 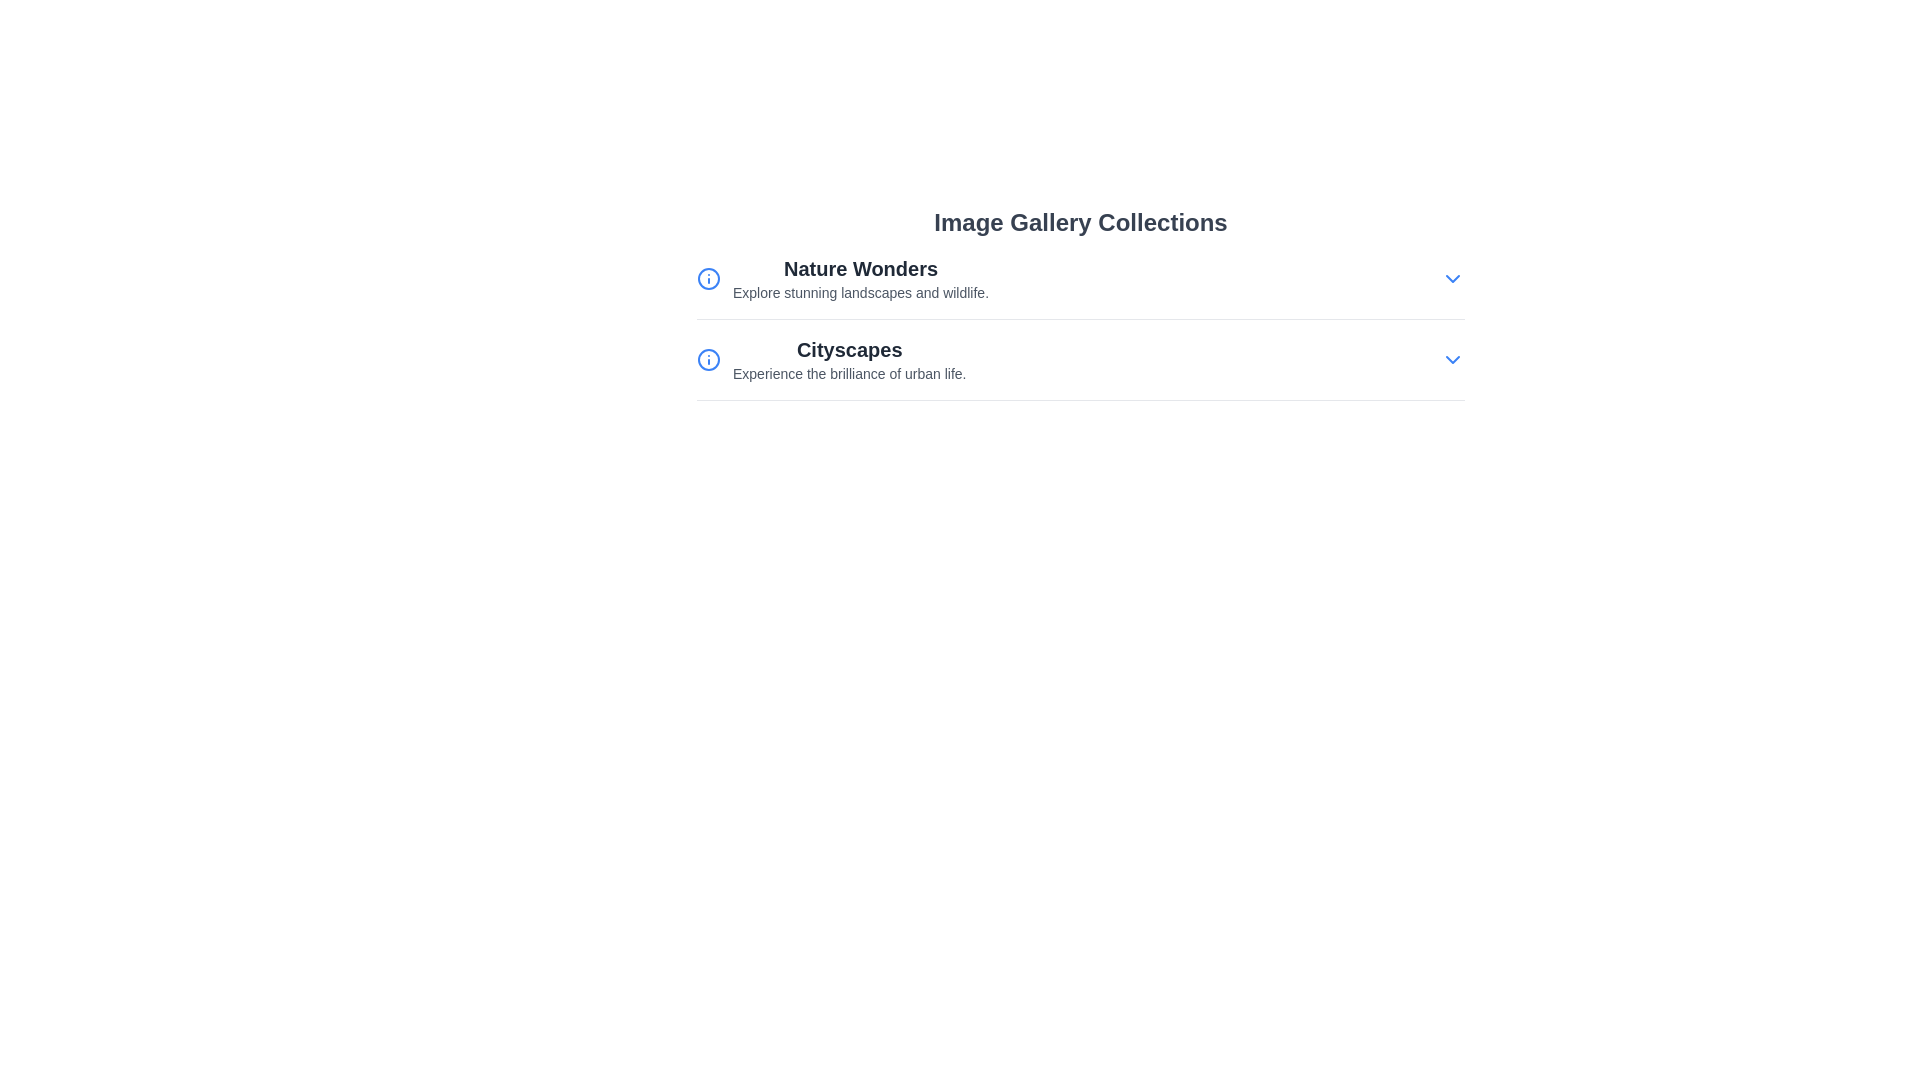 What do you see at coordinates (709, 278) in the screenshot?
I see `the icon that provides additional information about the 'Nature Wonders' section, positioned to the left of the title 'Nature Wonders'` at bounding box center [709, 278].